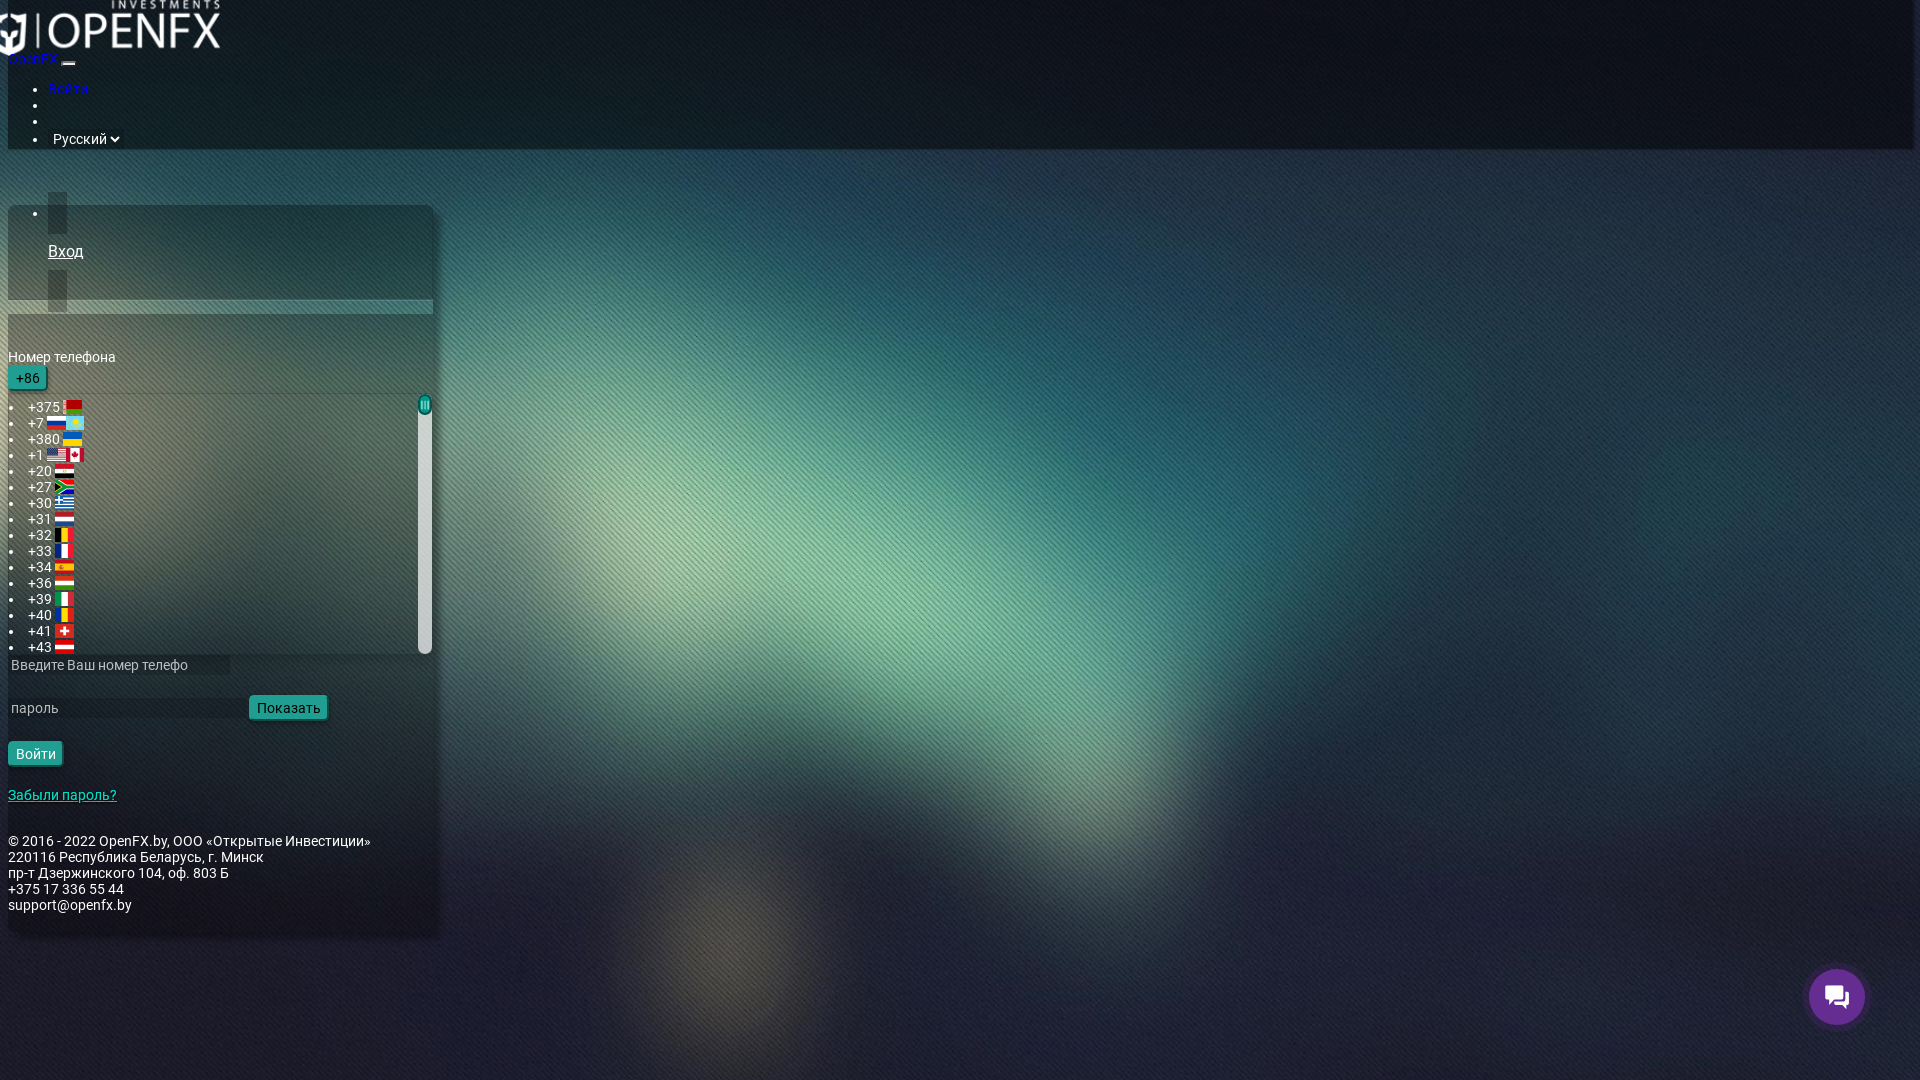 This screenshot has height=1080, width=1920. Describe the element at coordinates (8, 378) in the screenshot. I see `'+86'` at that location.